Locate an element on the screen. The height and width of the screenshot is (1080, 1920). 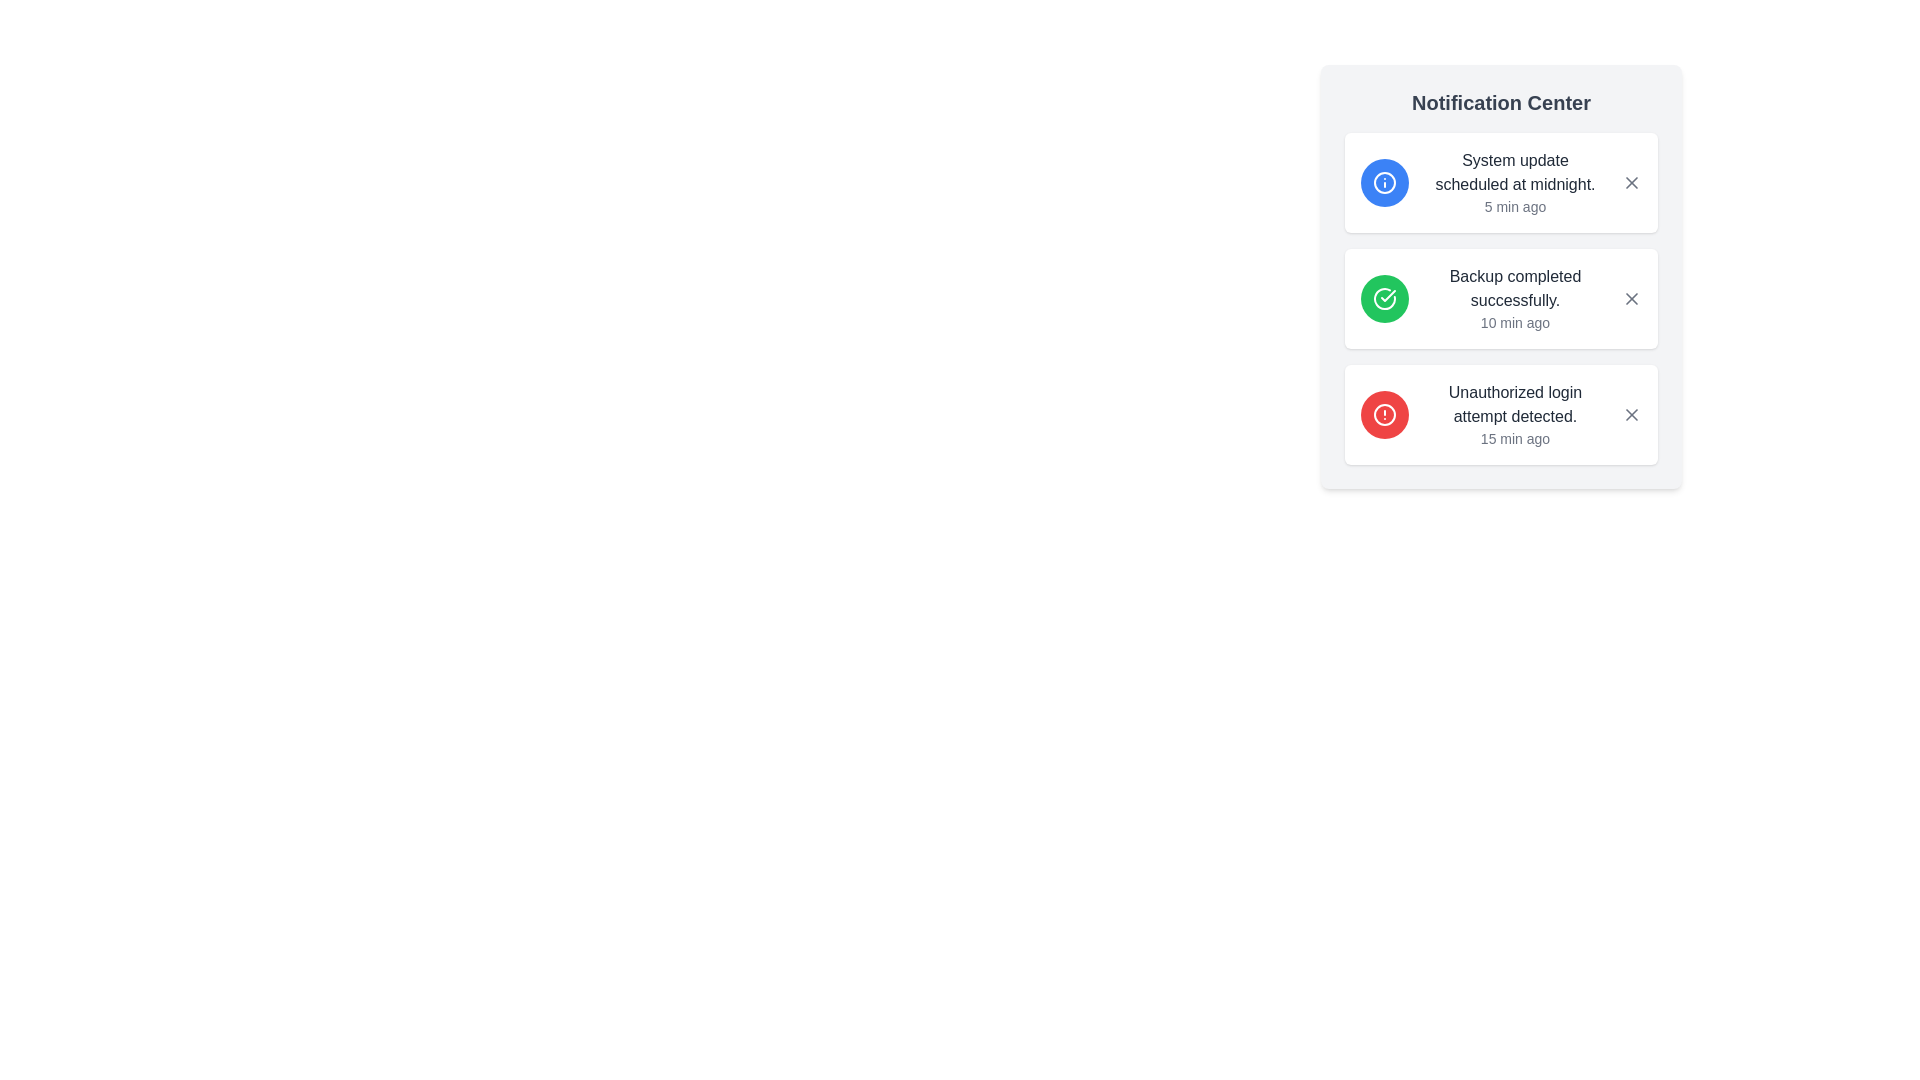
the timestamp Label element located in the Notification Center panel, which indicates when the action occurred, positioned between 'System update scheduled at midnight.' and 'Unauthorized login attempt detected.' is located at coordinates (1515, 322).